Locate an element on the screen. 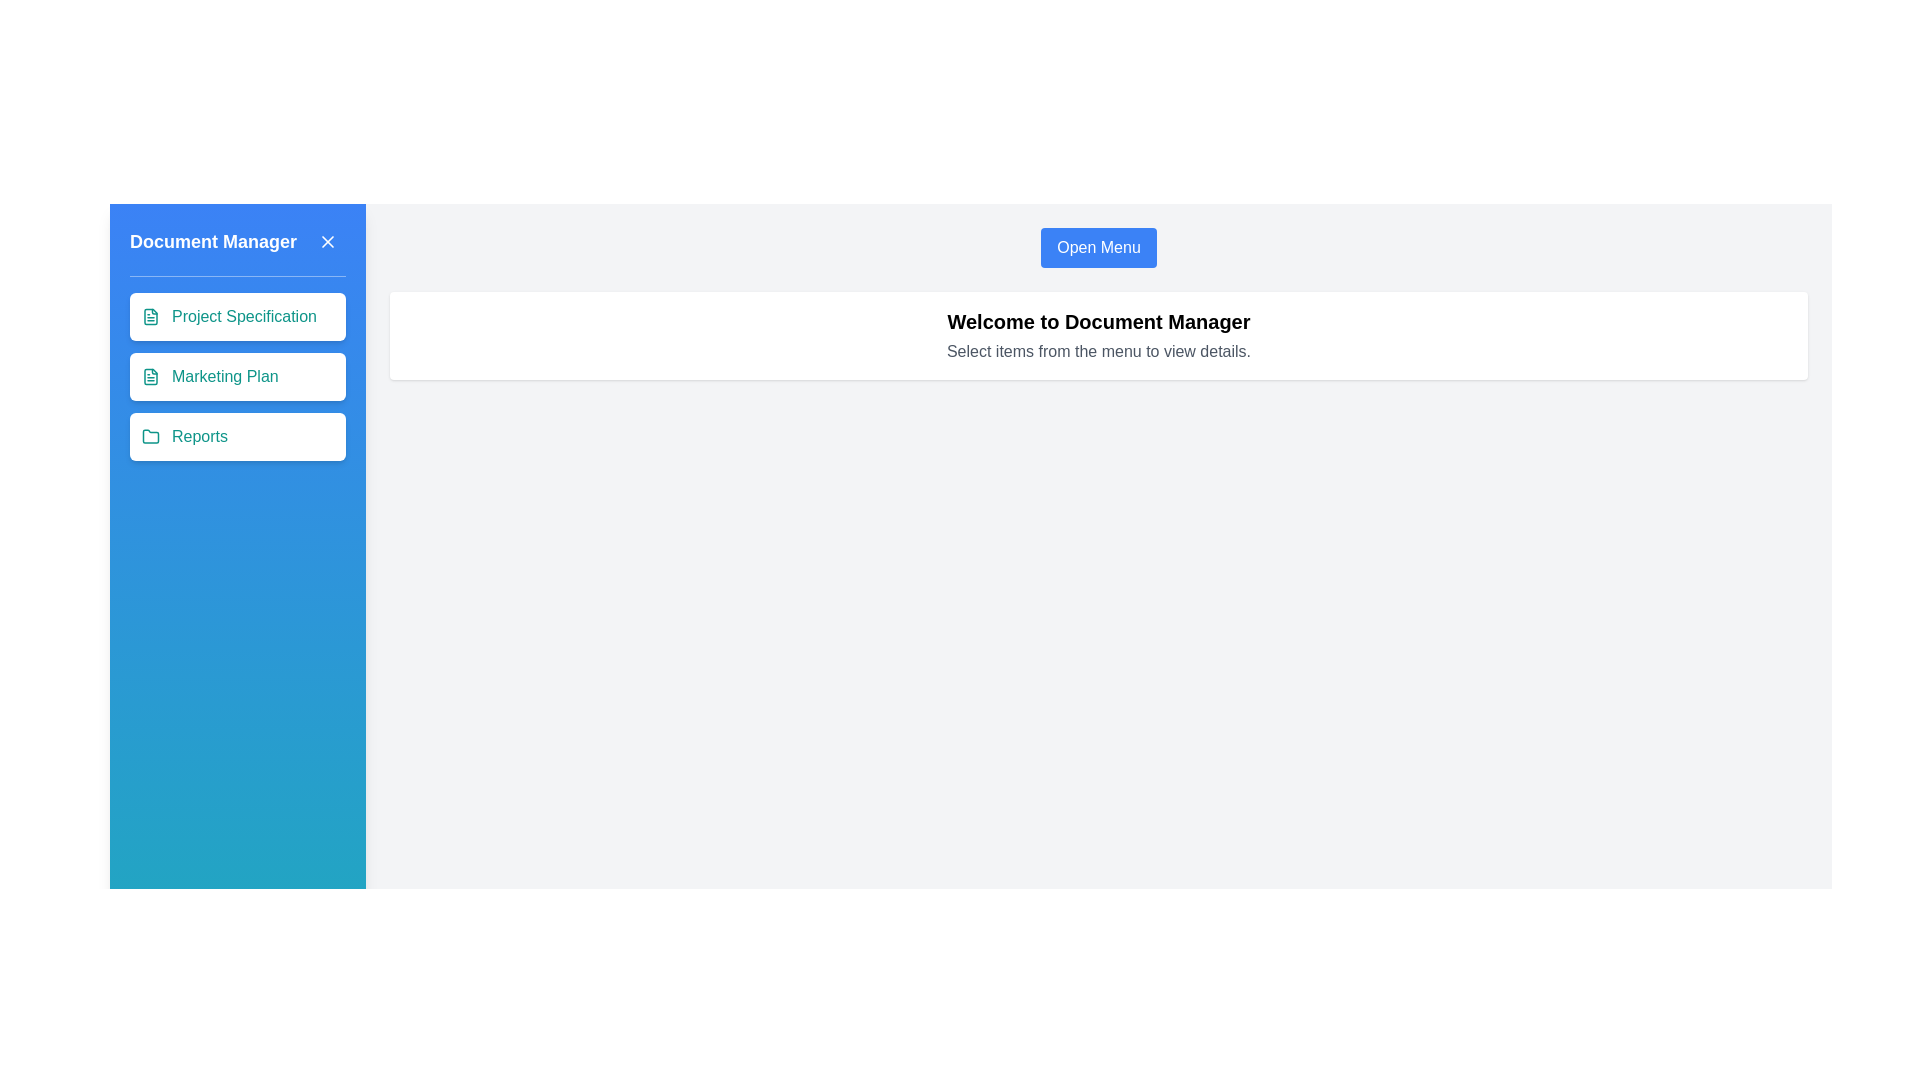 The width and height of the screenshot is (1920, 1080). the 'Open Menu' button to open the menu drawer is located at coordinates (1097, 246).